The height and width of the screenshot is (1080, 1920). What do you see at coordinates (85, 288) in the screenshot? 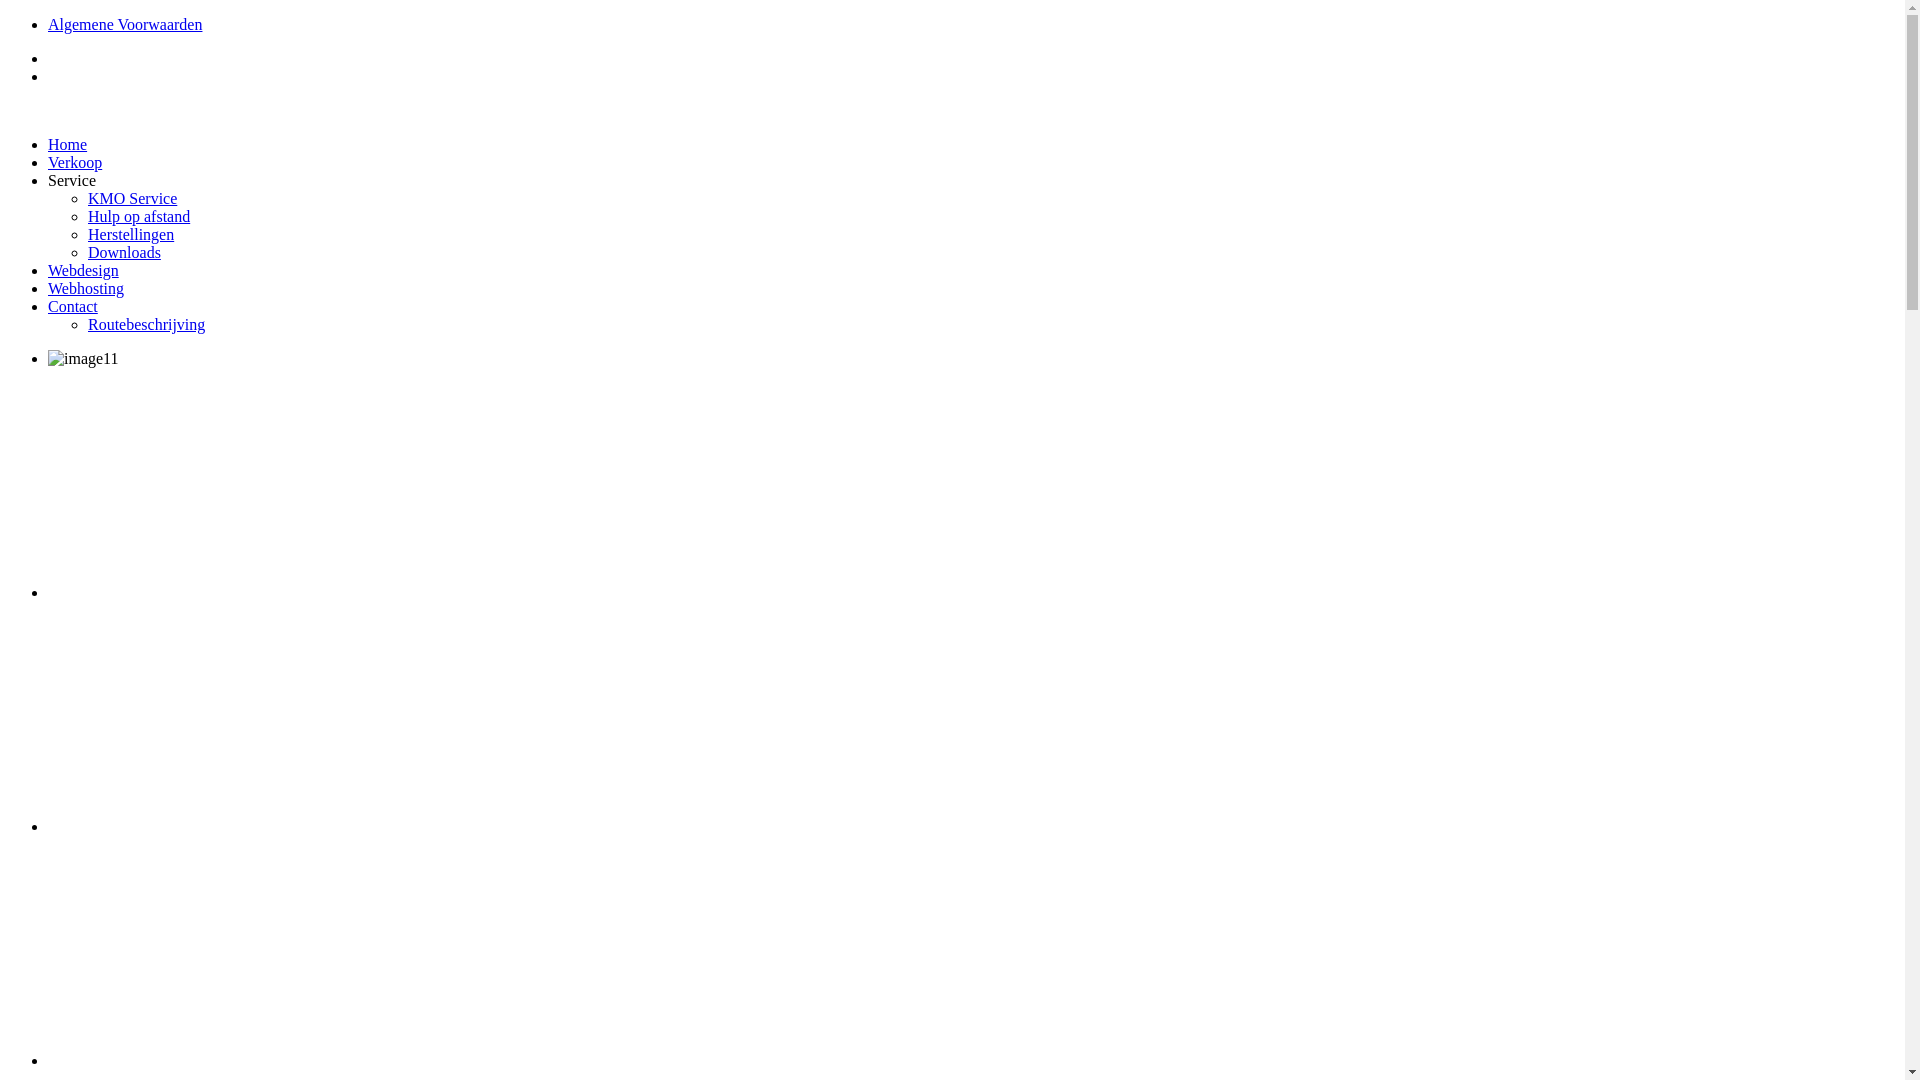
I see `'Webhosting'` at bounding box center [85, 288].